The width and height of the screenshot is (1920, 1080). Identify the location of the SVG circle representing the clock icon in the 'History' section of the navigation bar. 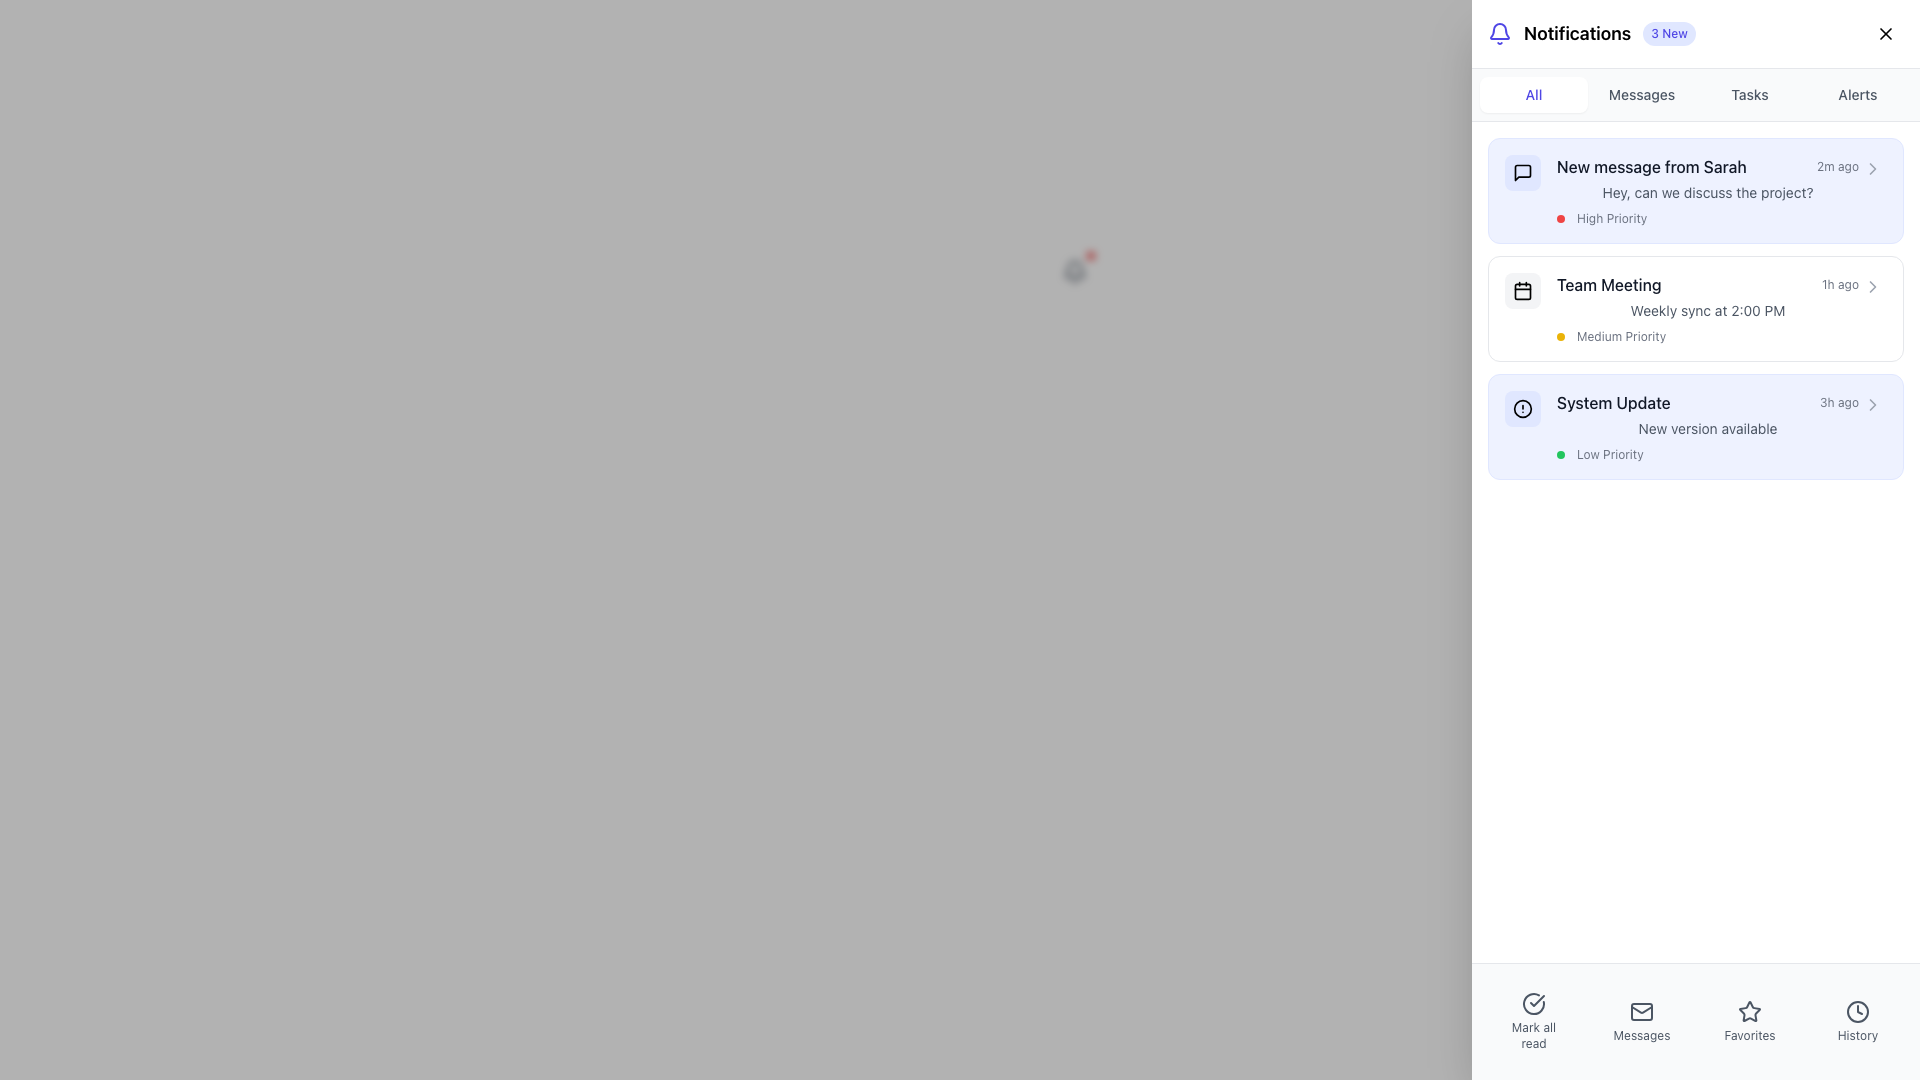
(1856, 1011).